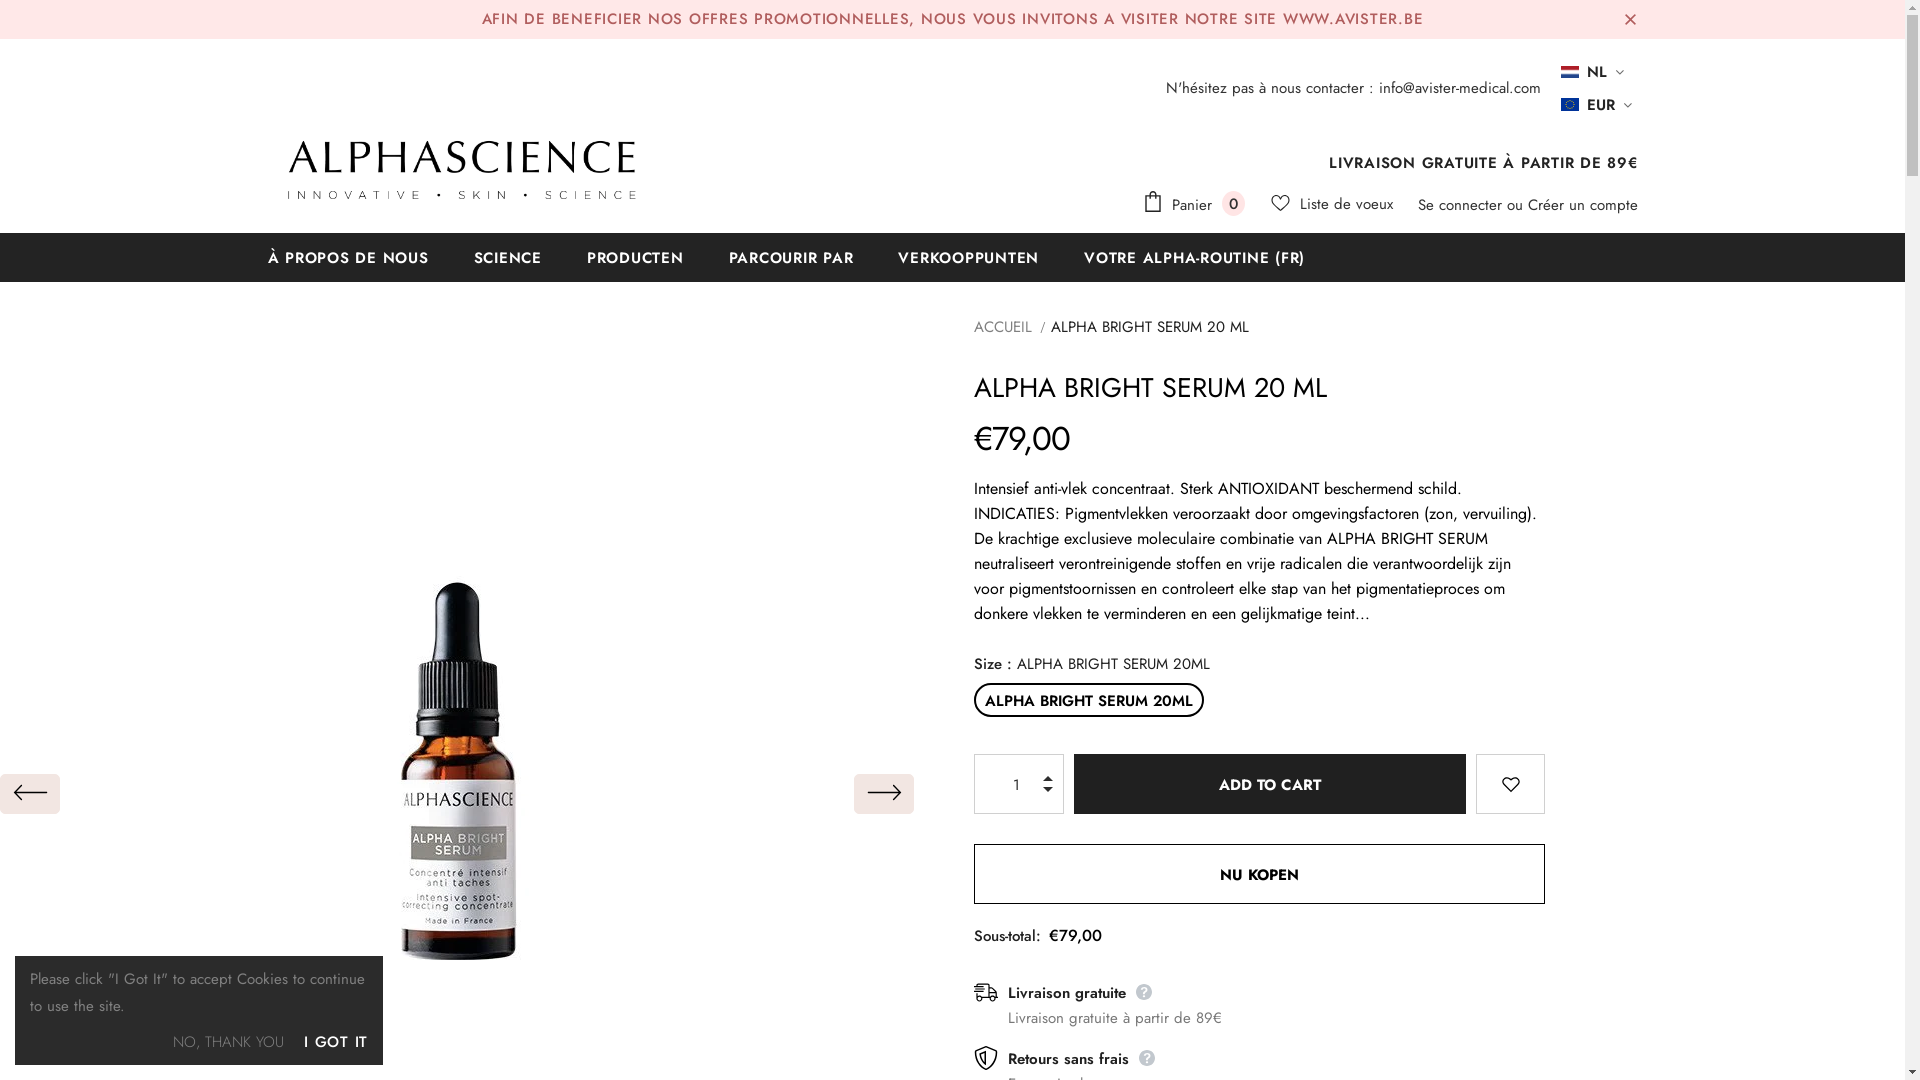  I want to click on 'Se connecter', so click(1462, 204).